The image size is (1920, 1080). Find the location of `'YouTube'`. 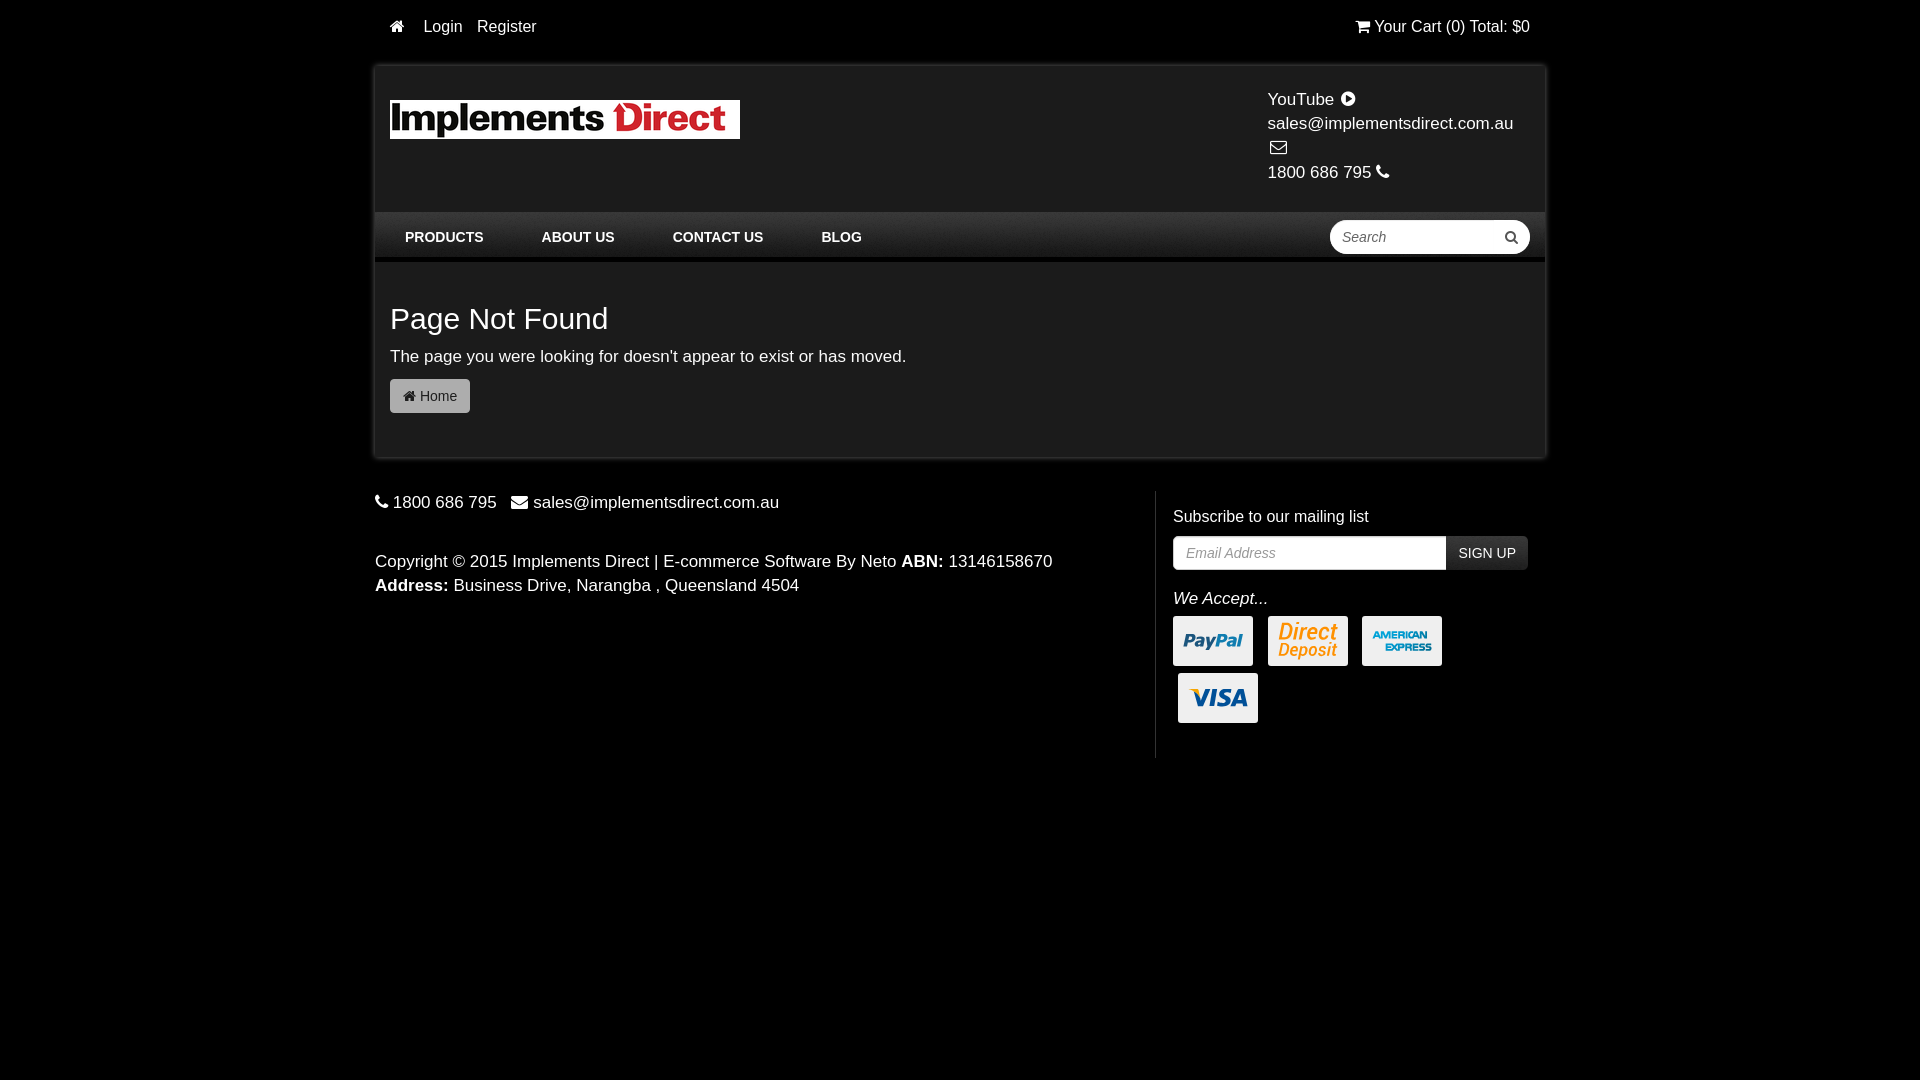

'YouTube' is located at coordinates (1312, 99).